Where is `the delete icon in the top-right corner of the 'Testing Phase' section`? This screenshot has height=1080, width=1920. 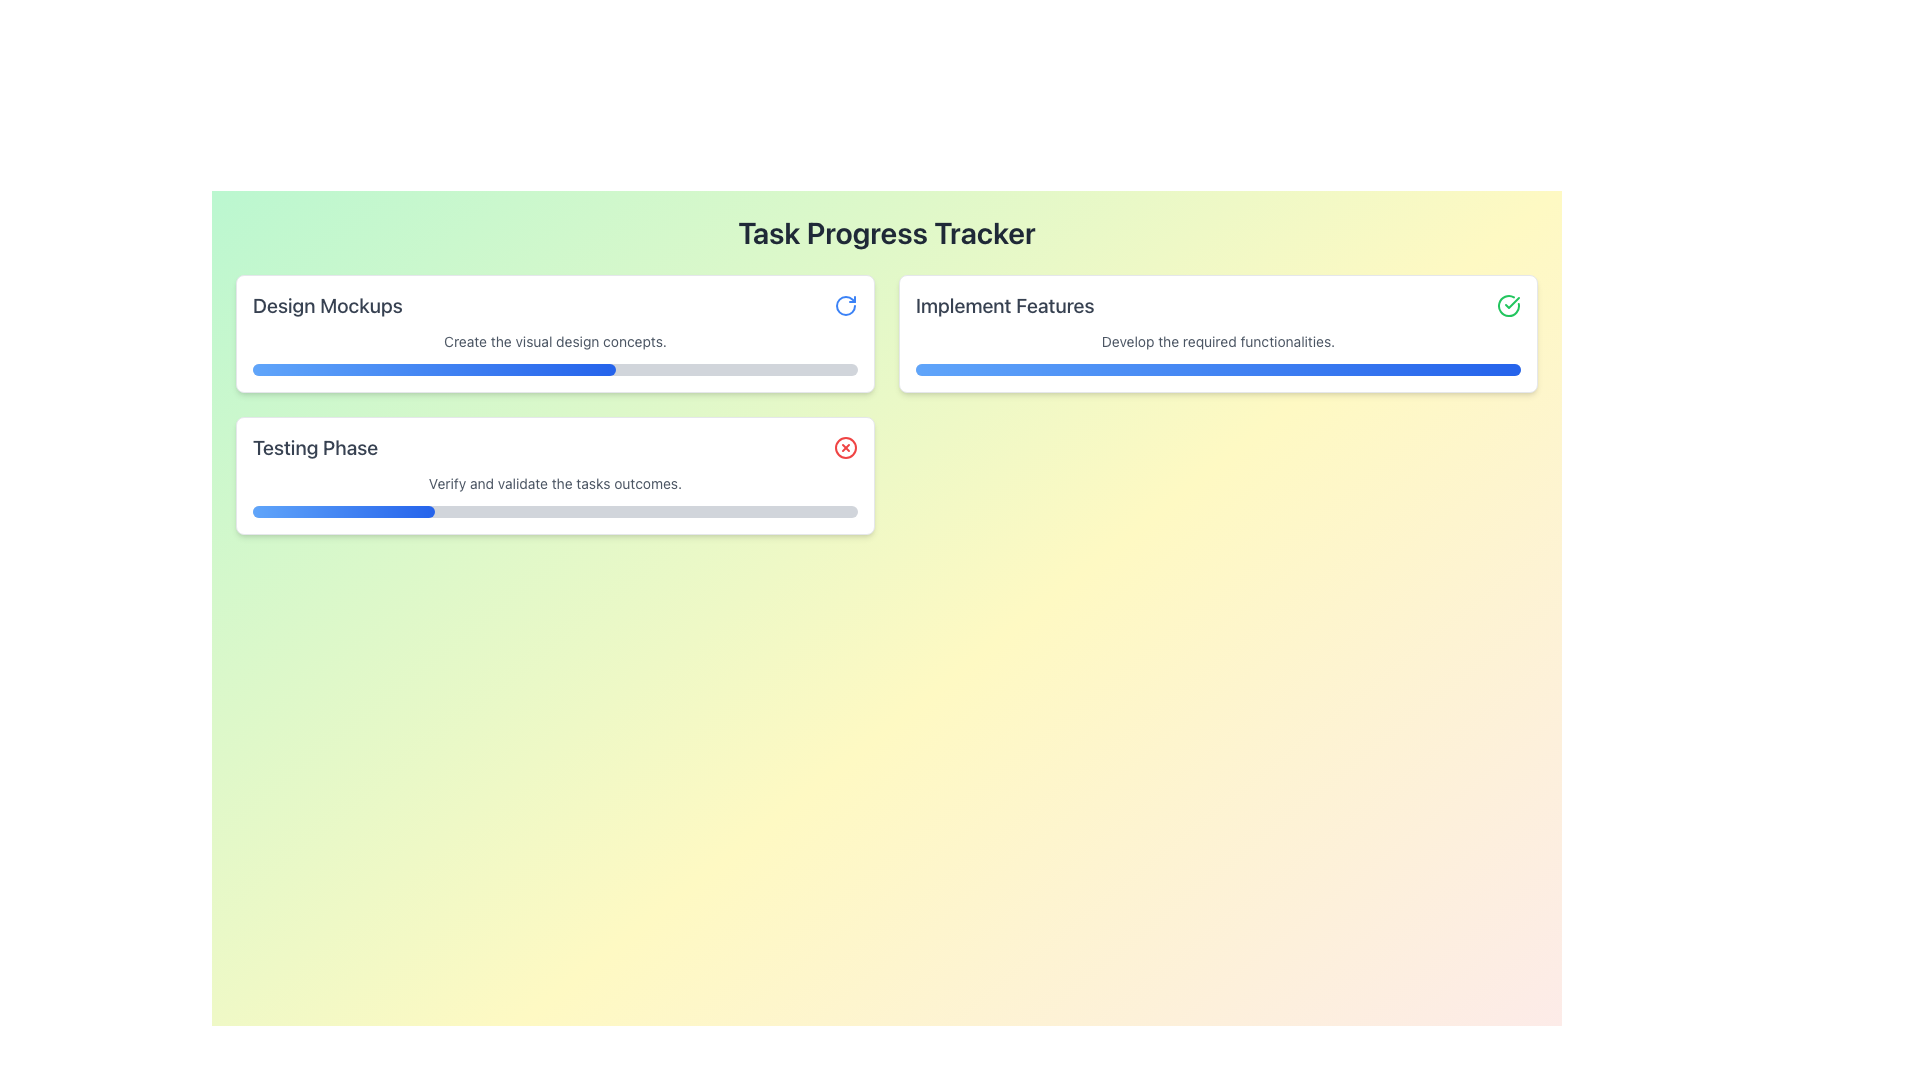
the delete icon in the top-right corner of the 'Testing Phase' section is located at coordinates (845, 446).